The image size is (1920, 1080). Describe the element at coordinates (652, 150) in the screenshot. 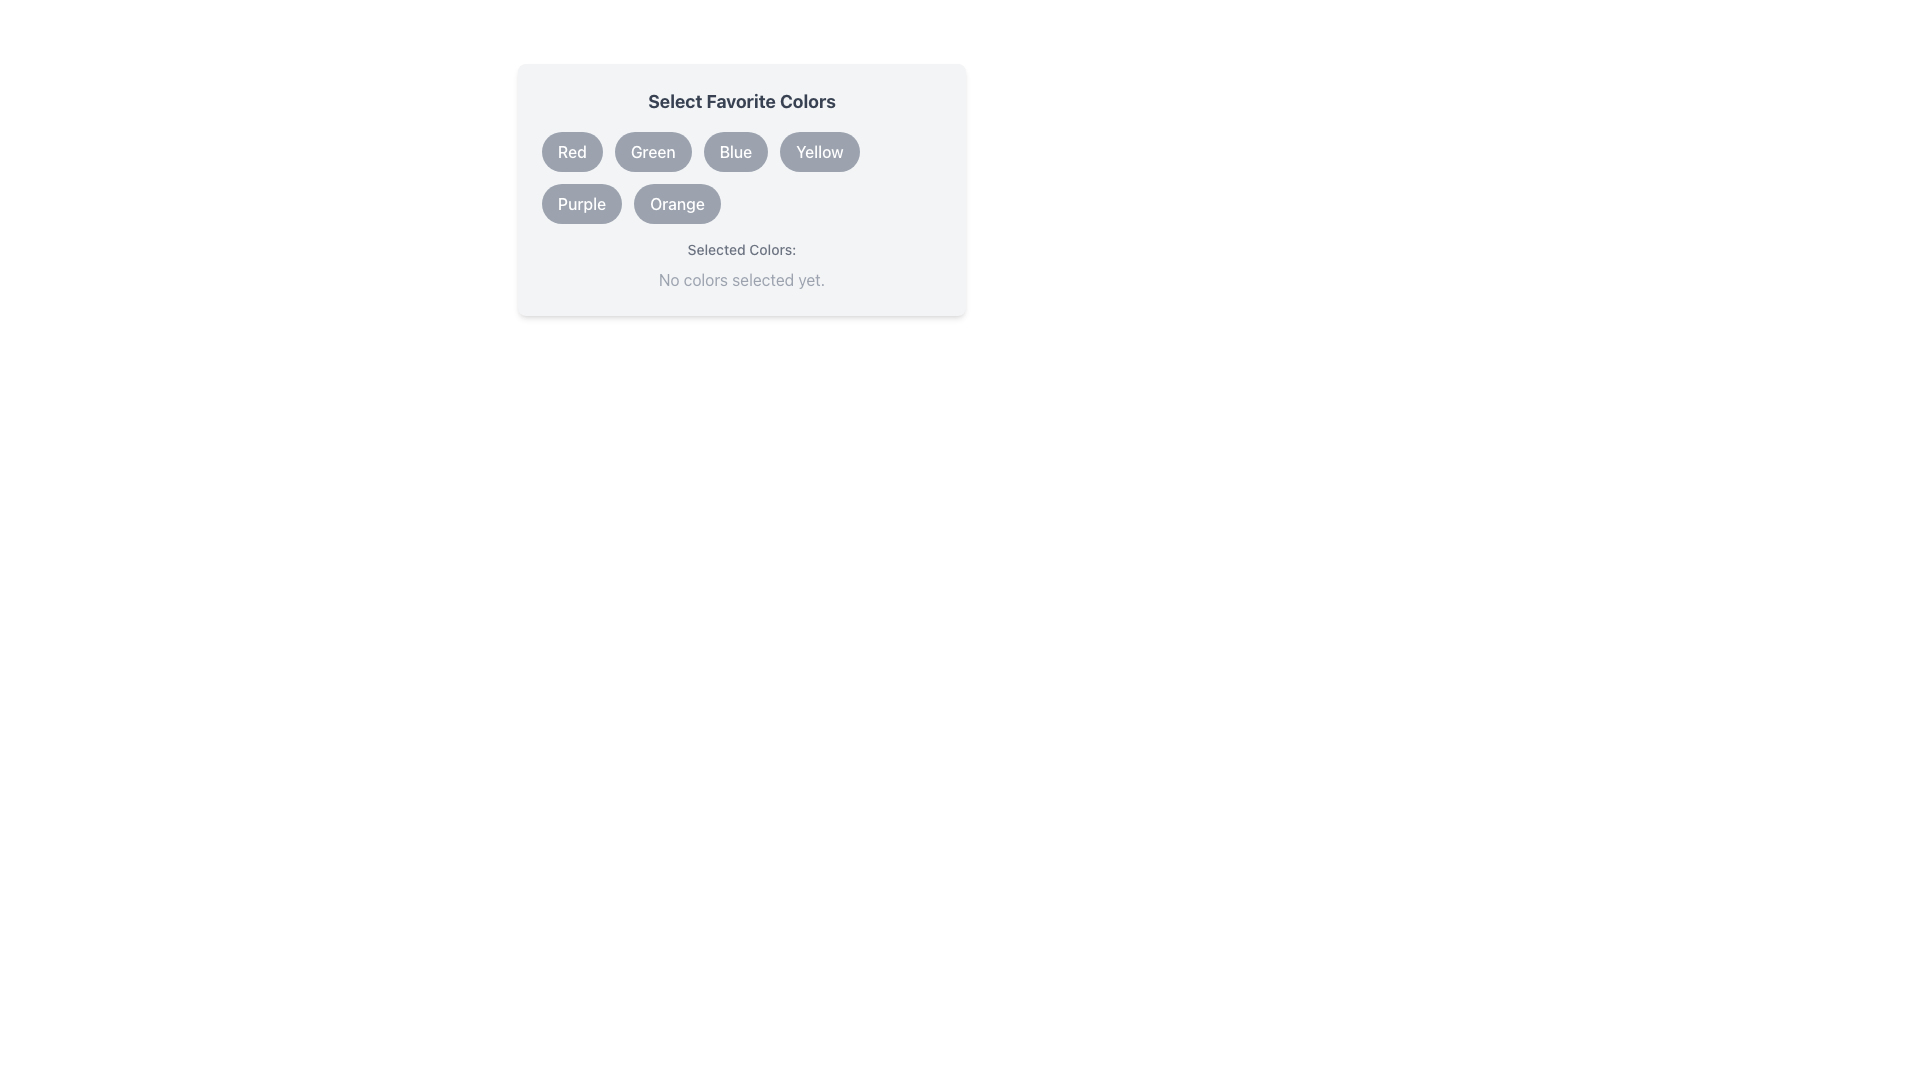

I see `the button labeled 'Green'` at that location.